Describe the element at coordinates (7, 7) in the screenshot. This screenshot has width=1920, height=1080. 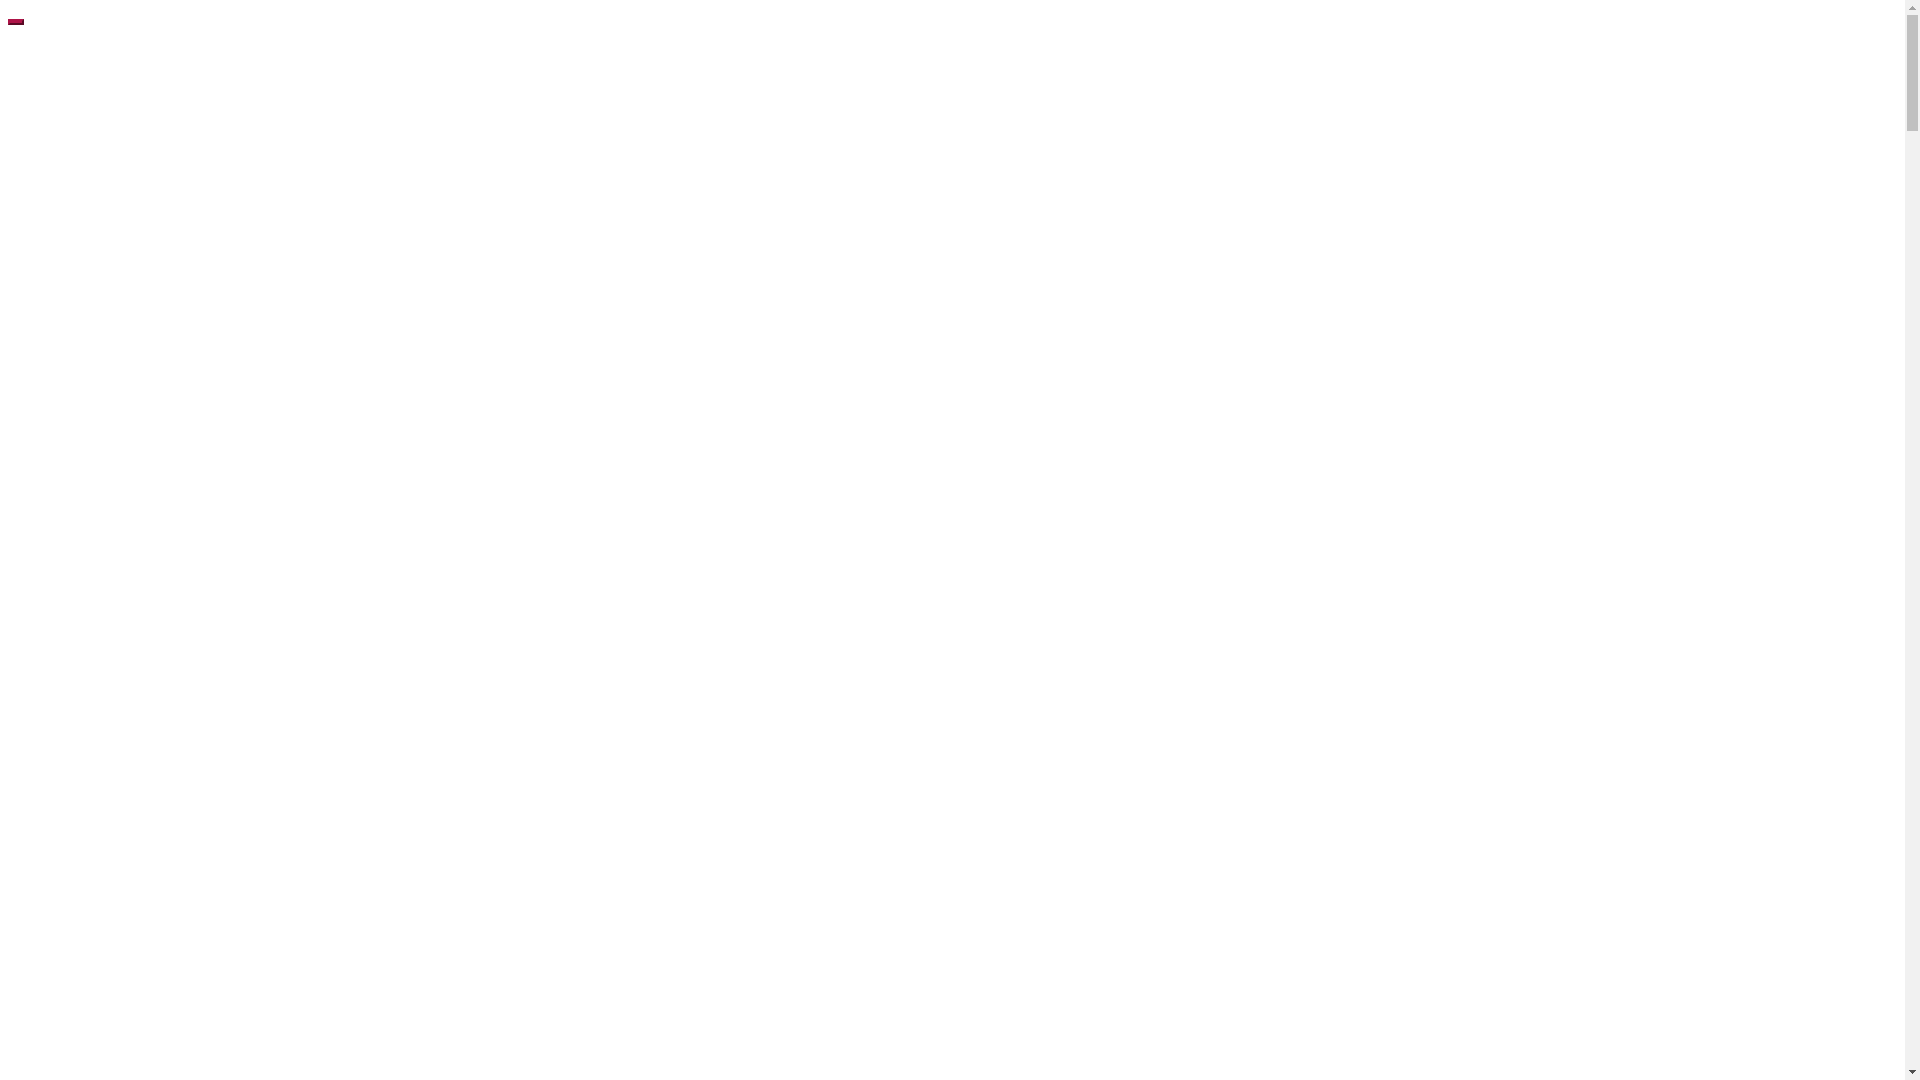
I see `'Skip to content'` at that location.